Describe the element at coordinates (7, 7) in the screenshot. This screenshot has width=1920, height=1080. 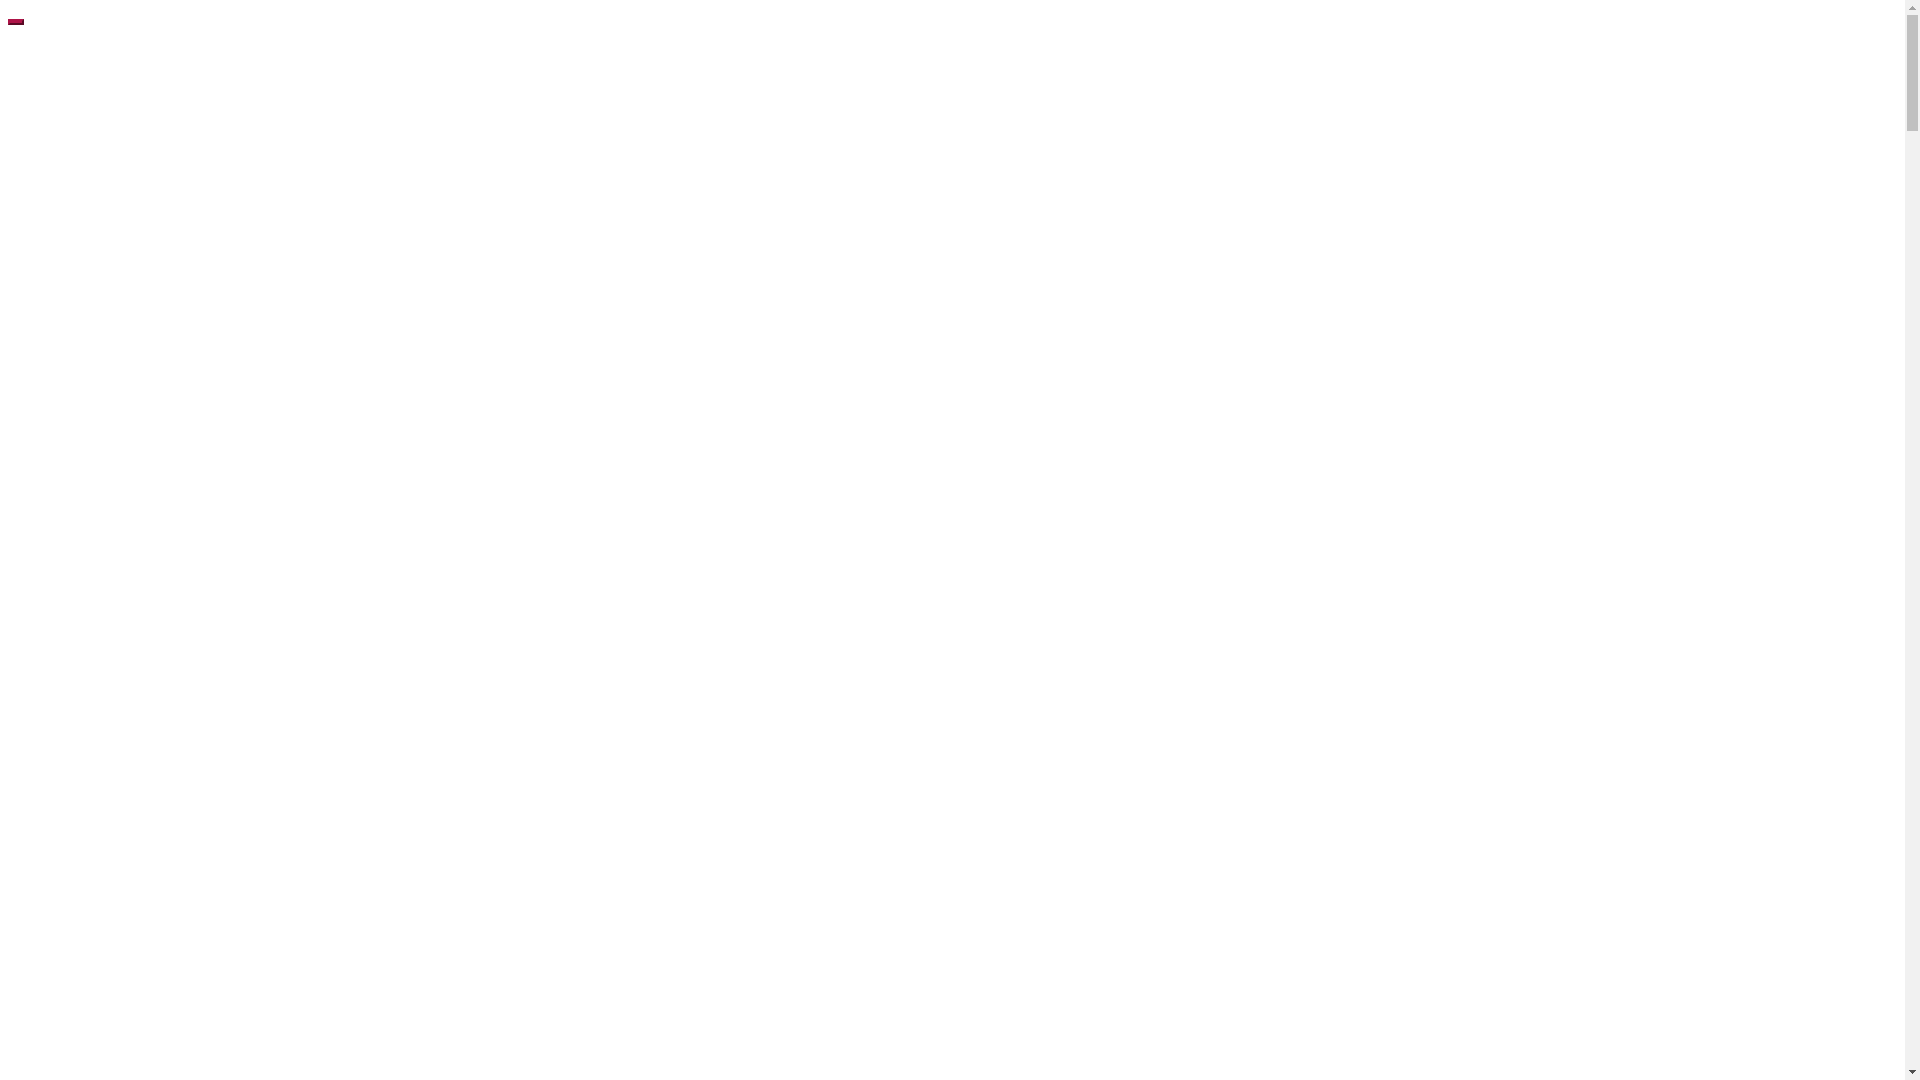
I see `'Skip to content'` at that location.